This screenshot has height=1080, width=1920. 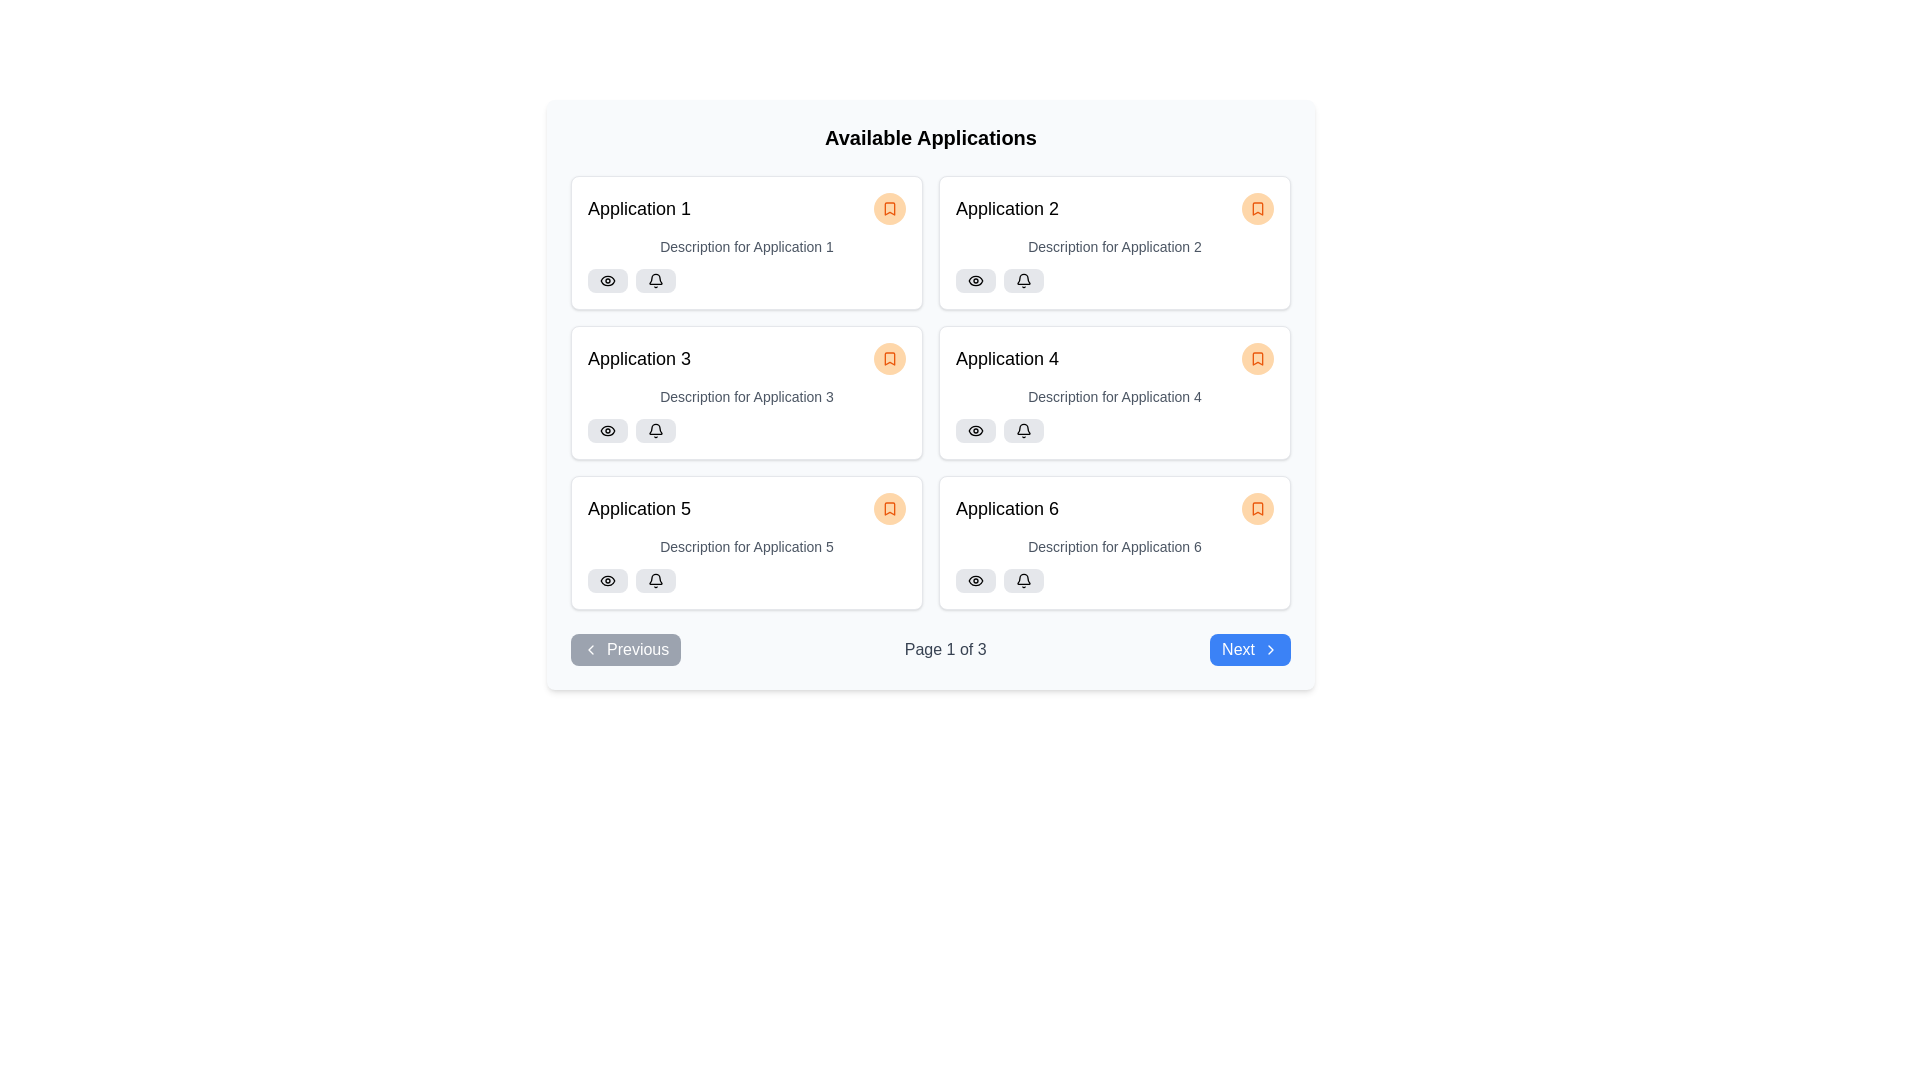 I want to click on the bell-shaped notification icon located in the upper-right corner of the card for 'Application 2', so click(x=1023, y=281).